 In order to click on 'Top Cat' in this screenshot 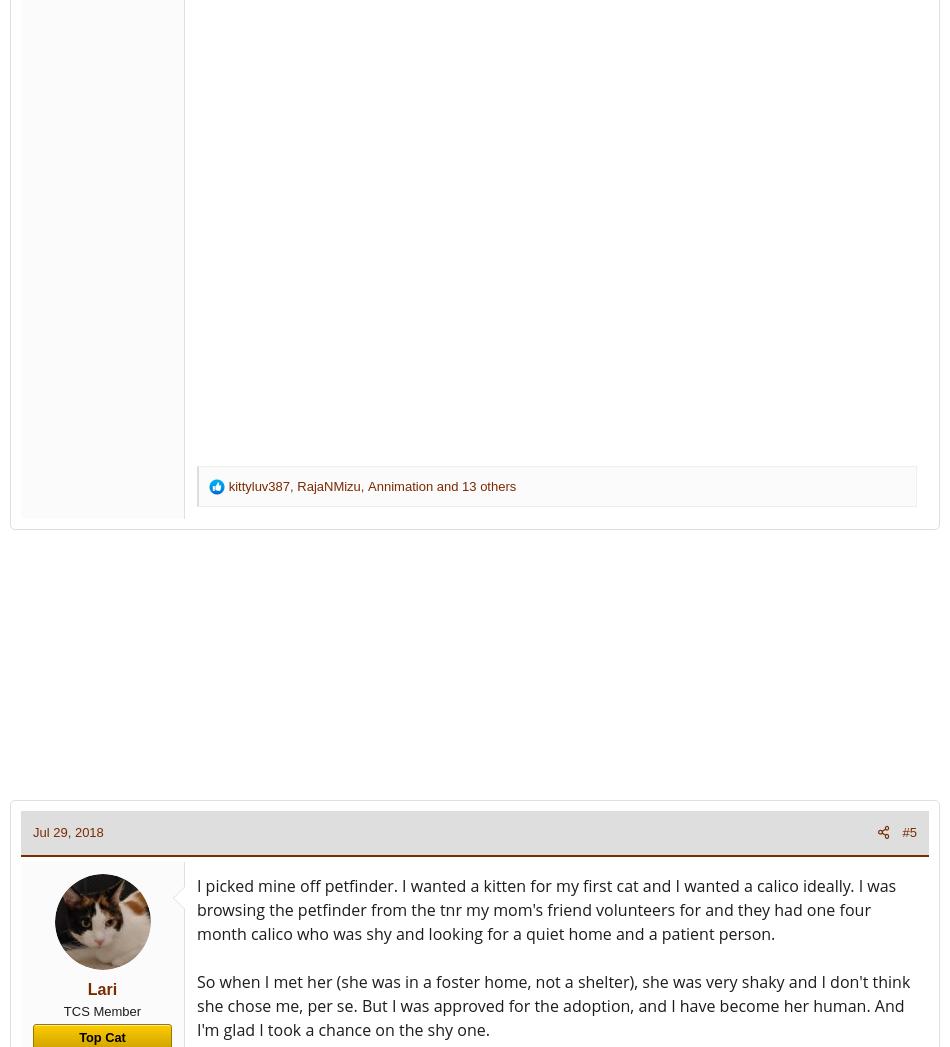, I will do `click(102, 1037)`.